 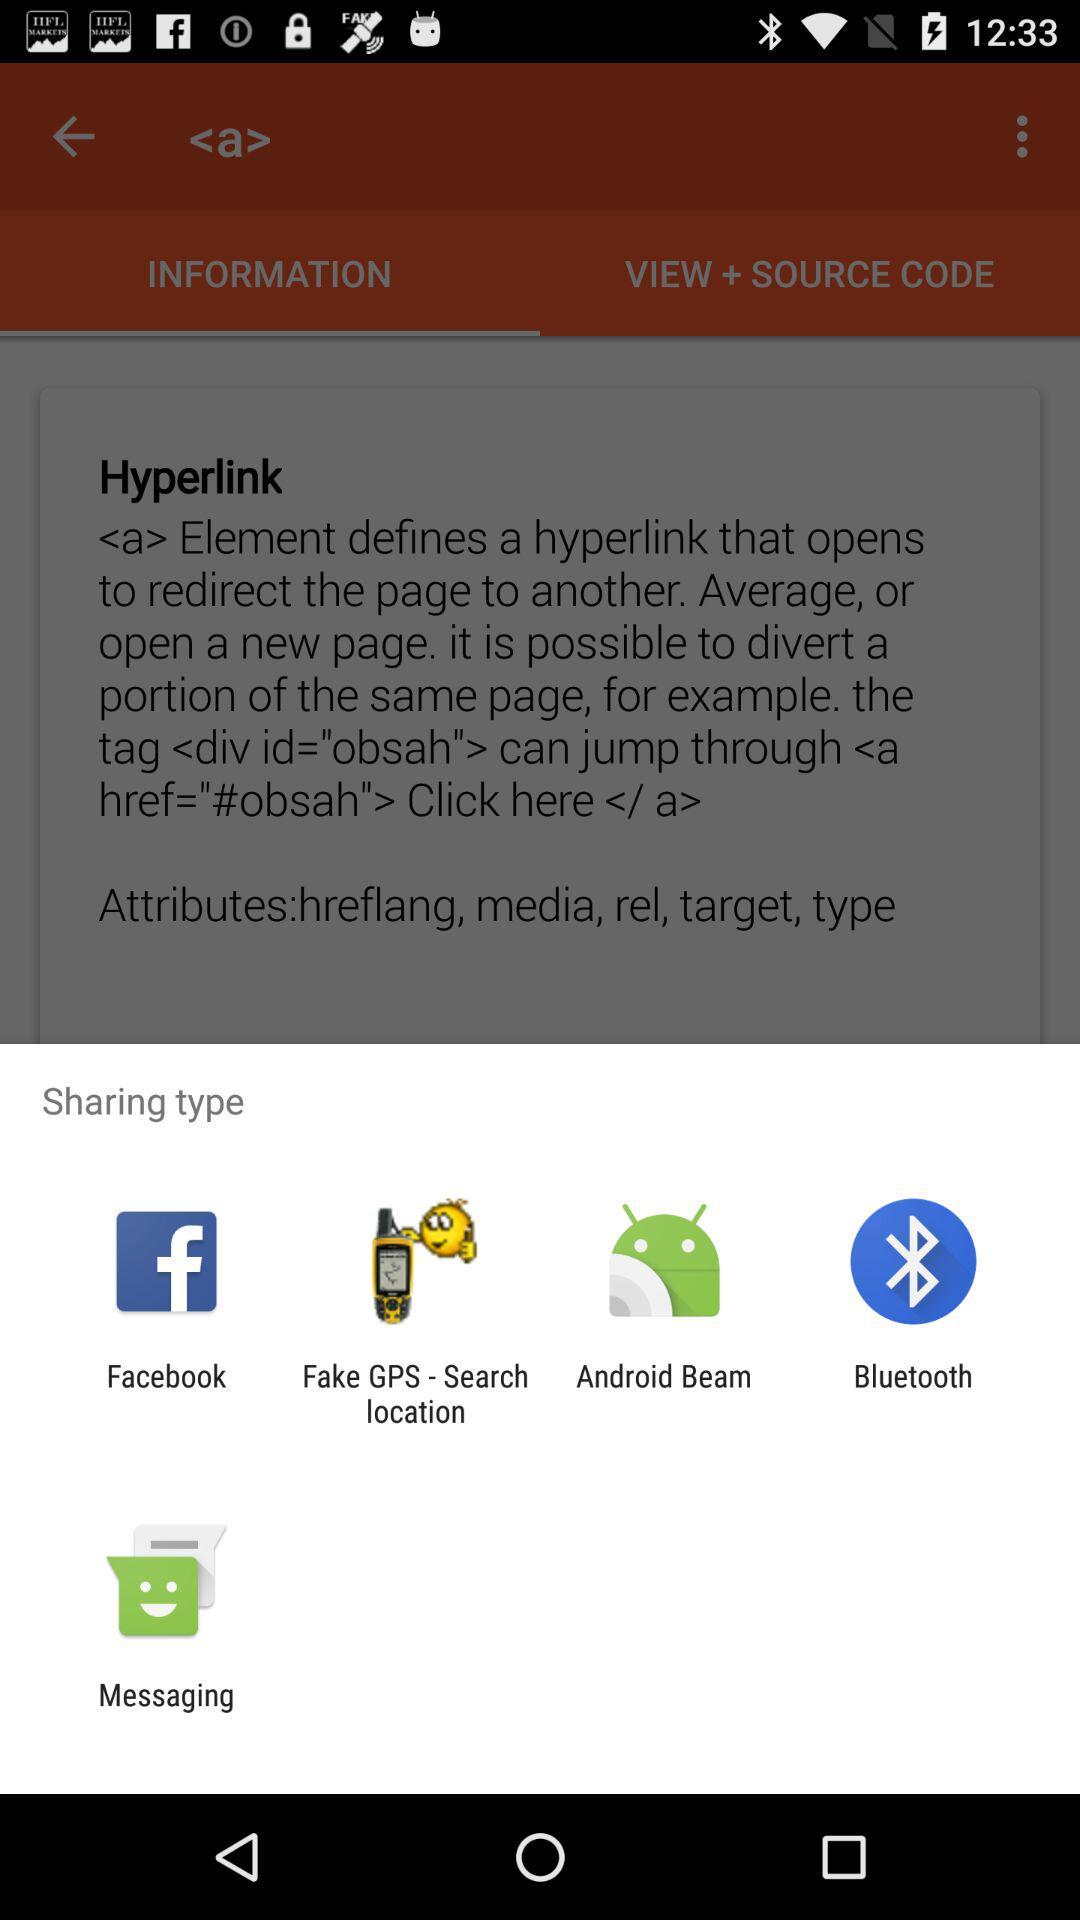 I want to click on facebook, so click(x=165, y=1392).